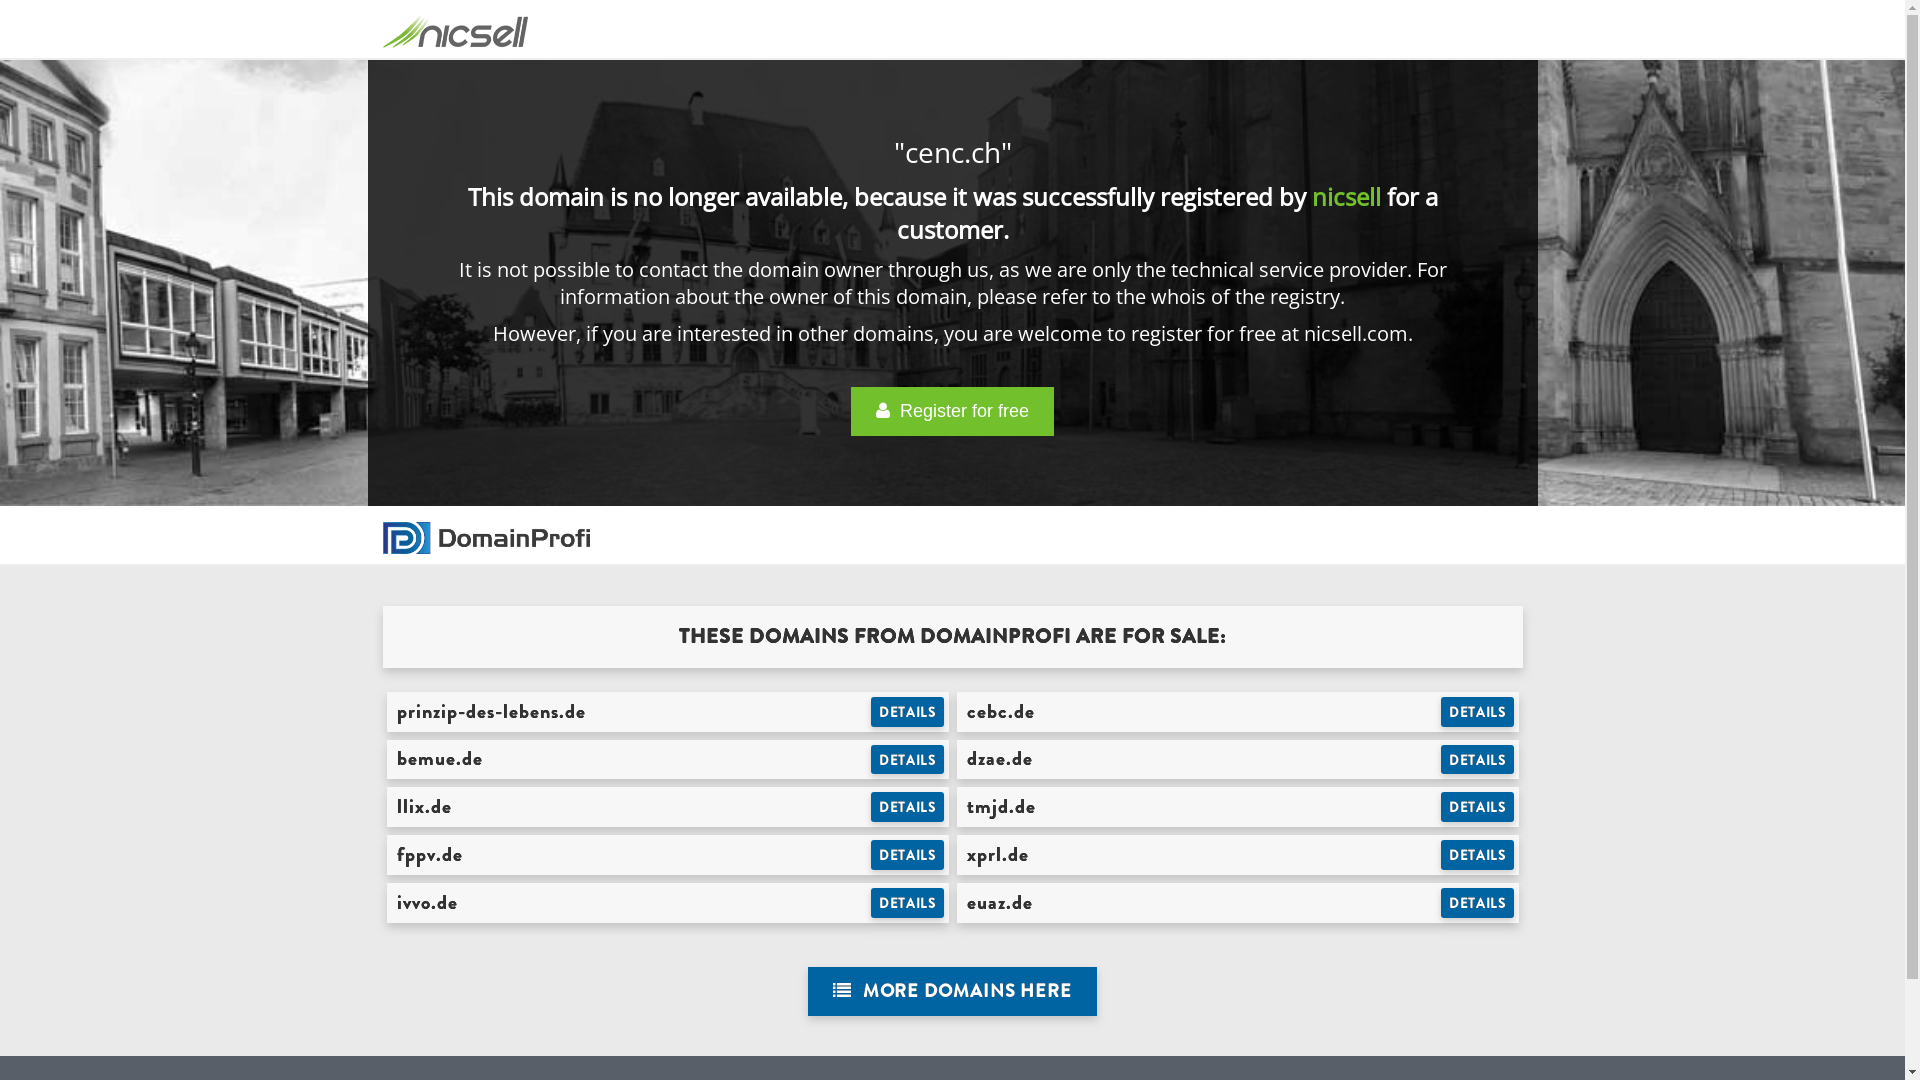 This screenshot has height=1080, width=1920. I want to click on 'DETAILS', so click(1477, 855).